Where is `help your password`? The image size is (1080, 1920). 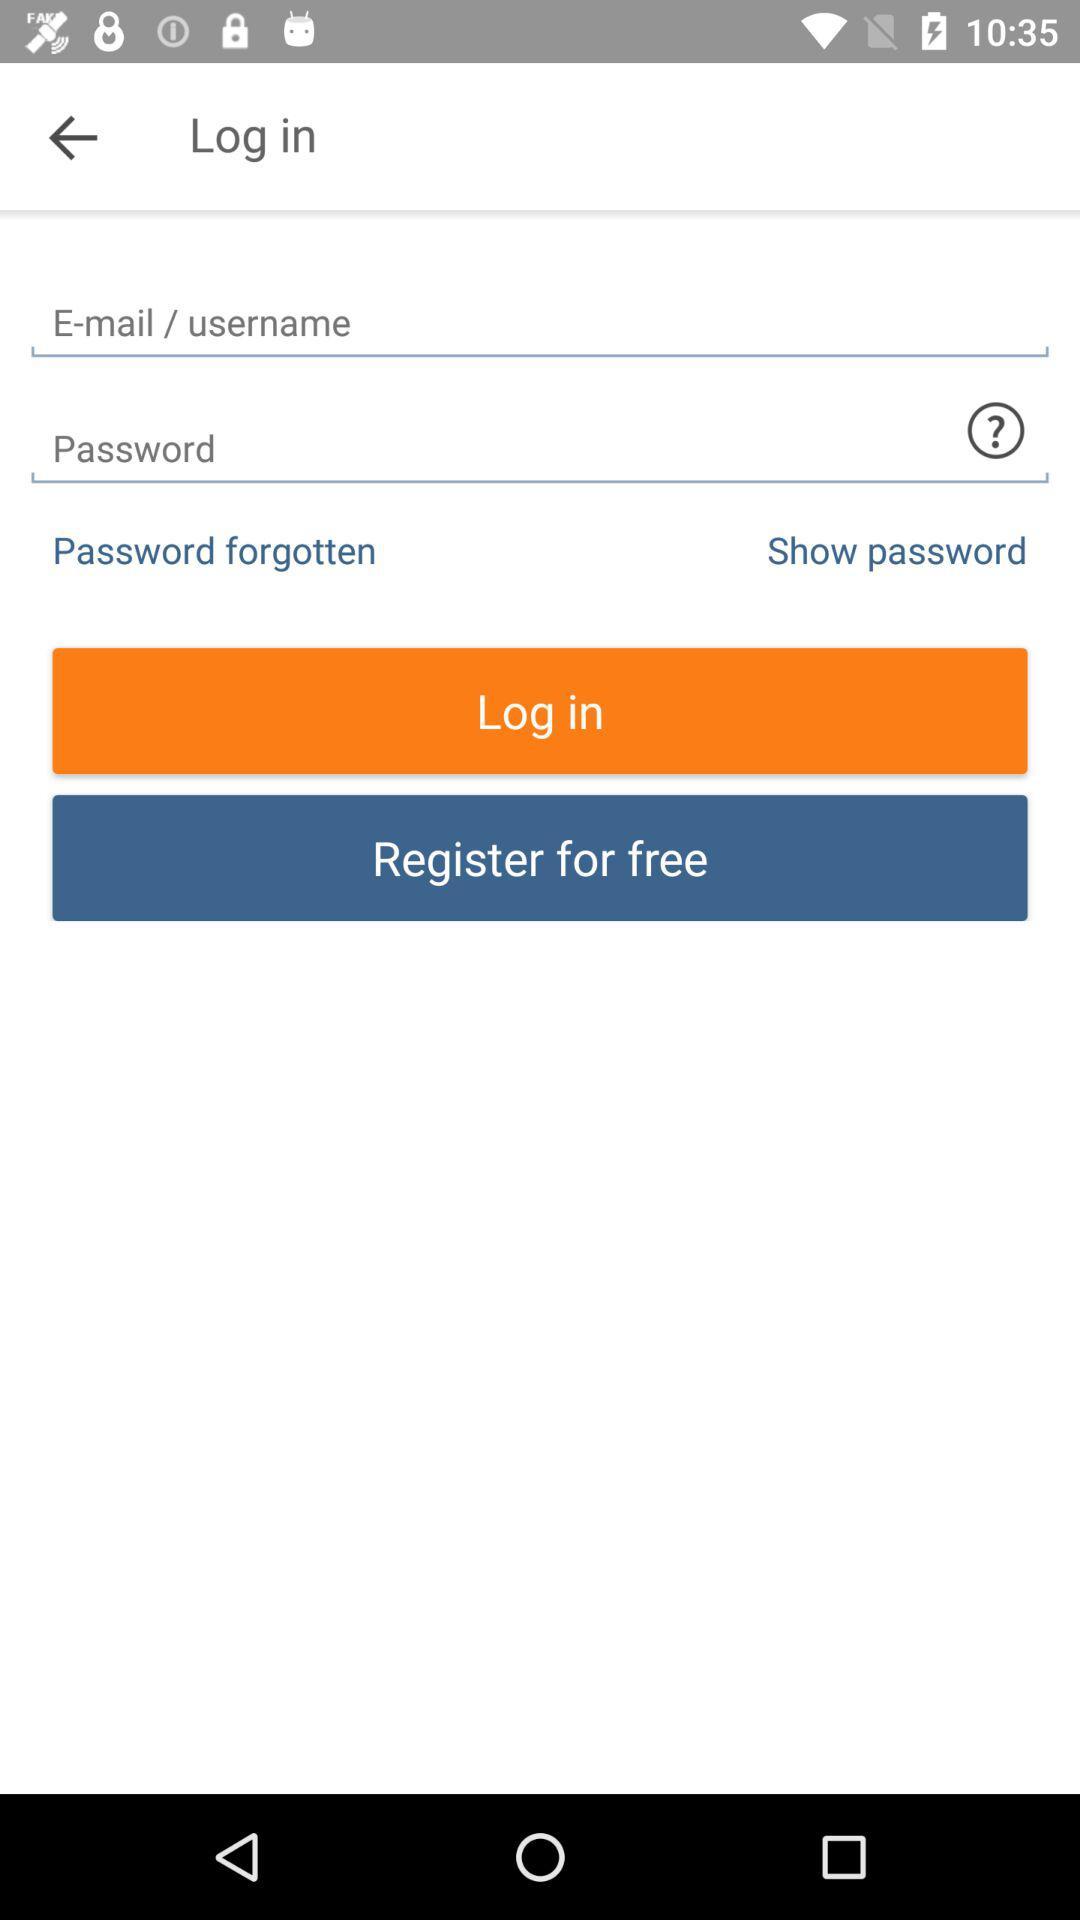
help your password is located at coordinates (995, 429).